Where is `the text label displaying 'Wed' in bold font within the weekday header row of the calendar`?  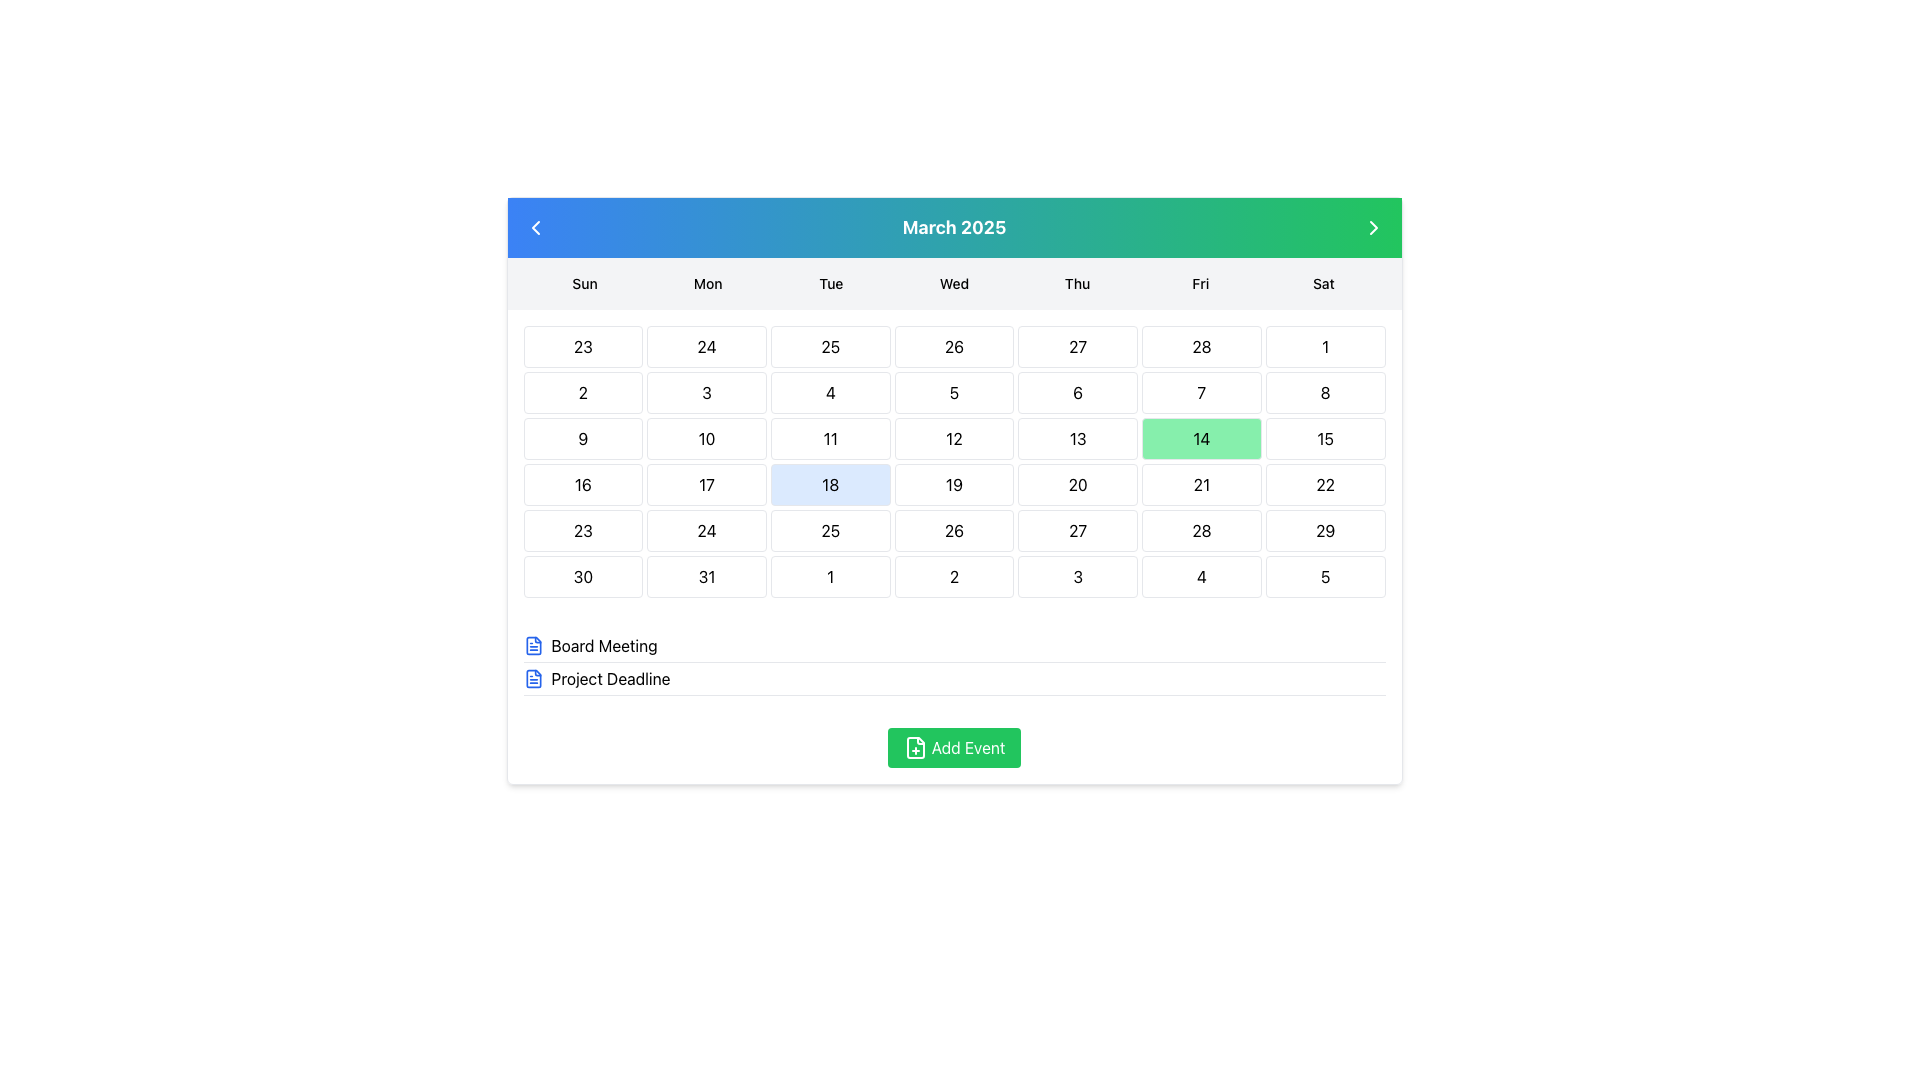
the text label displaying 'Wed' in bold font within the weekday header row of the calendar is located at coordinates (953, 284).